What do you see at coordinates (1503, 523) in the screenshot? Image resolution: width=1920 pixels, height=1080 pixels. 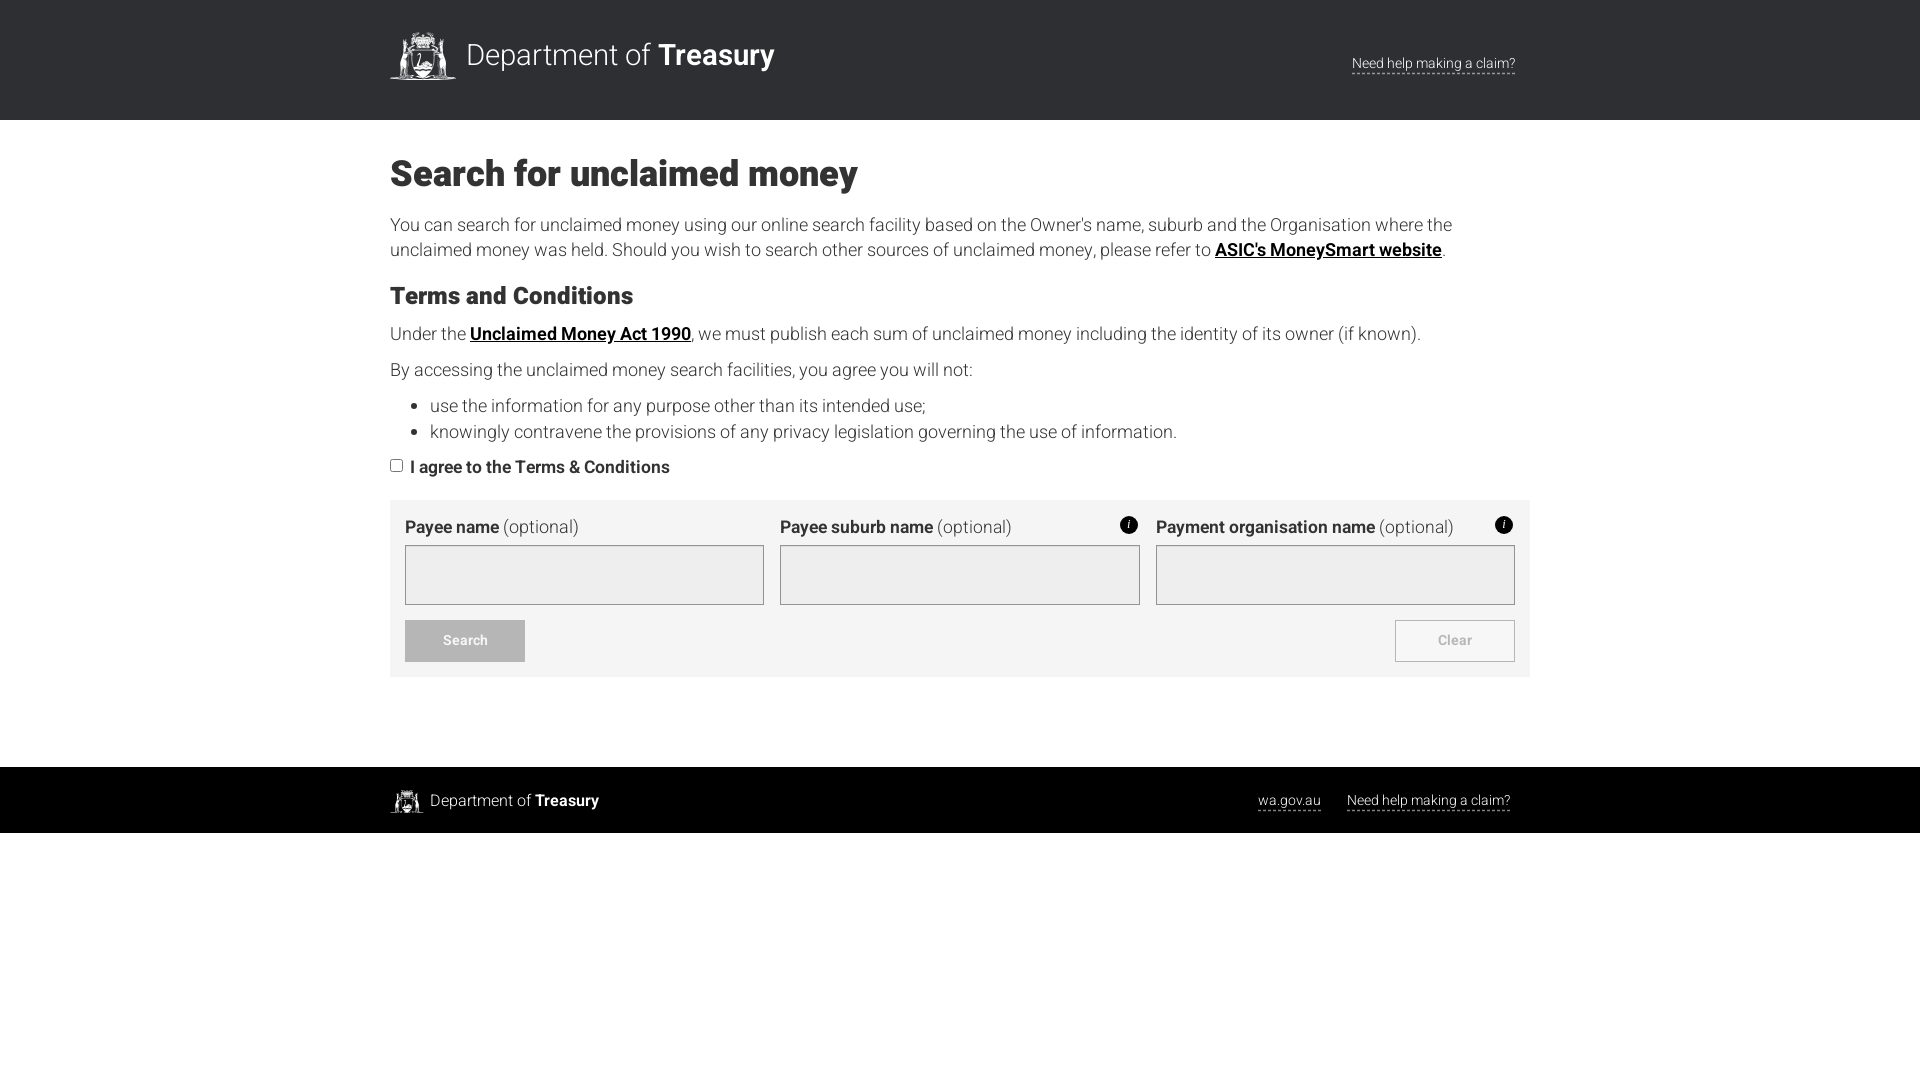 I see `'Help'` at bounding box center [1503, 523].